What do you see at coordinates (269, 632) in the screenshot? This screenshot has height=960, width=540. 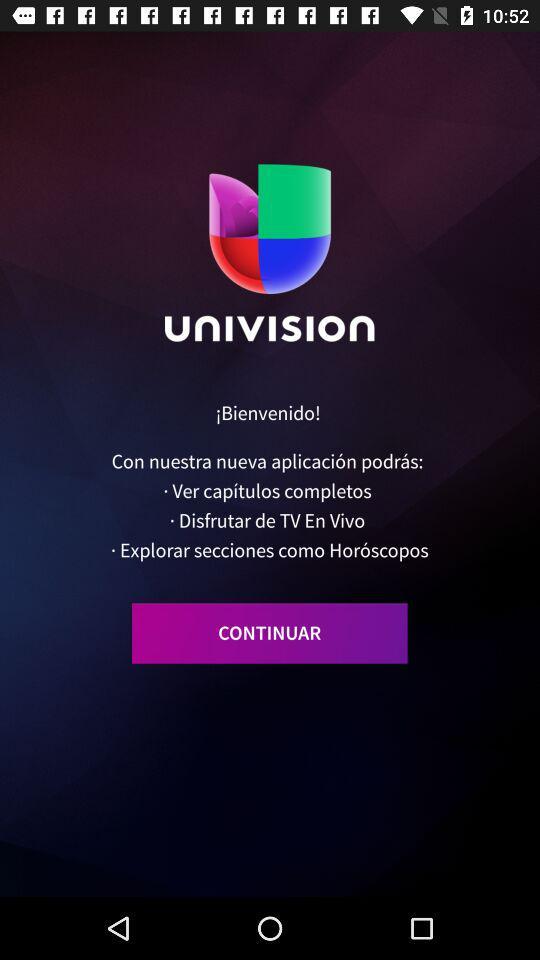 I see `continuar icon` at bounding box center [269, 632].